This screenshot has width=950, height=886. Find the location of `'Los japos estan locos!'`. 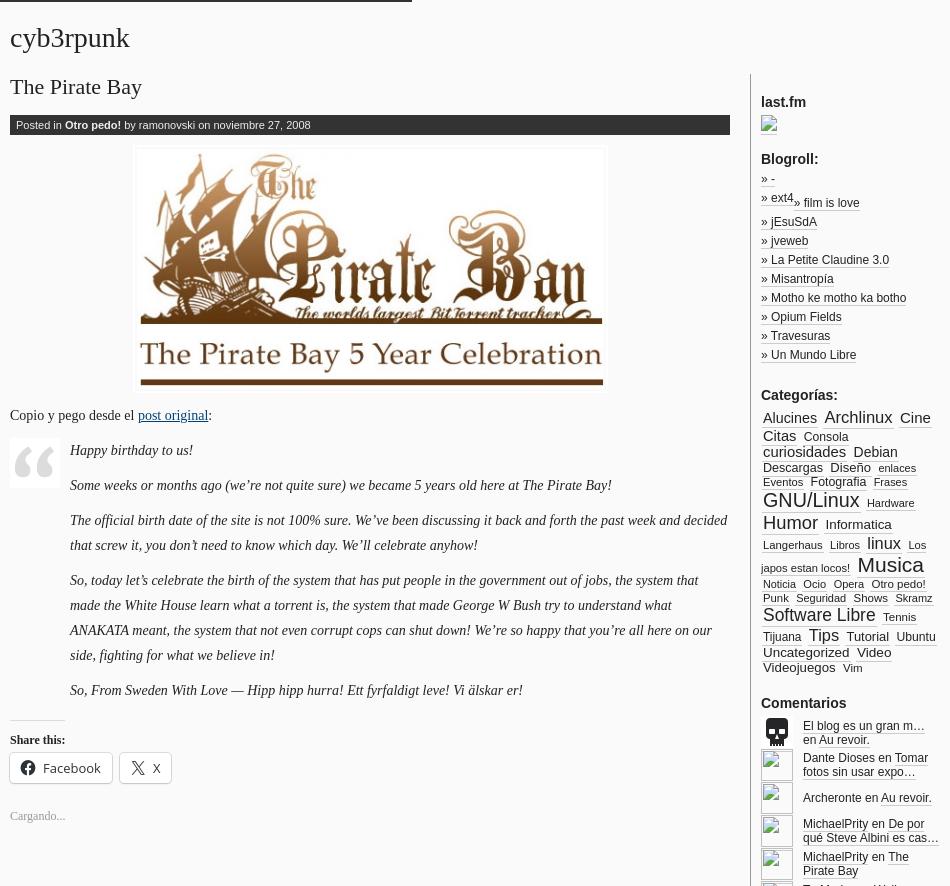

'Los japos estan locos!' is located at coordinates (842, 556).